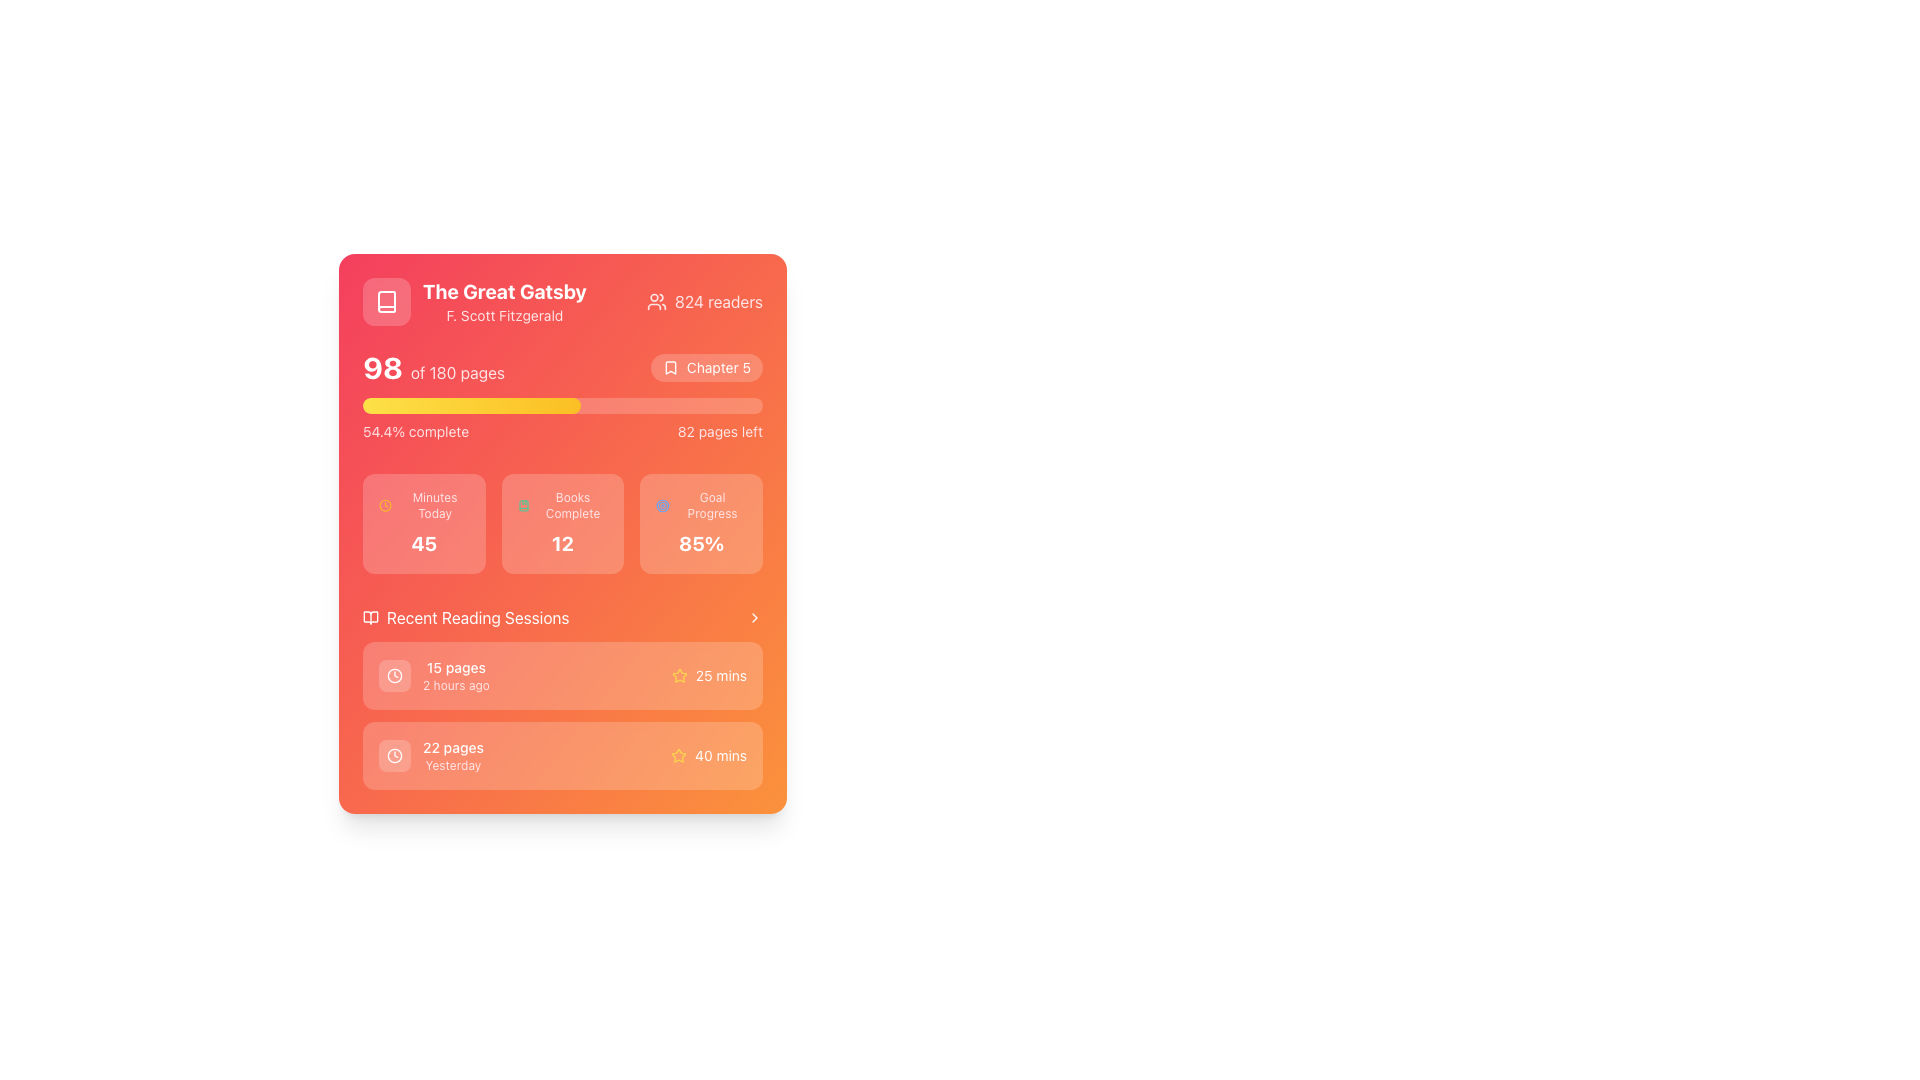 This screenshot has width=1920, height=1080. I want to click on the text displaying '40 mins' beside the amber-colored star icon for accessibility purposes, located in the bottom right of the 'Recent Reading Sessions' list item, so click(709, 756).